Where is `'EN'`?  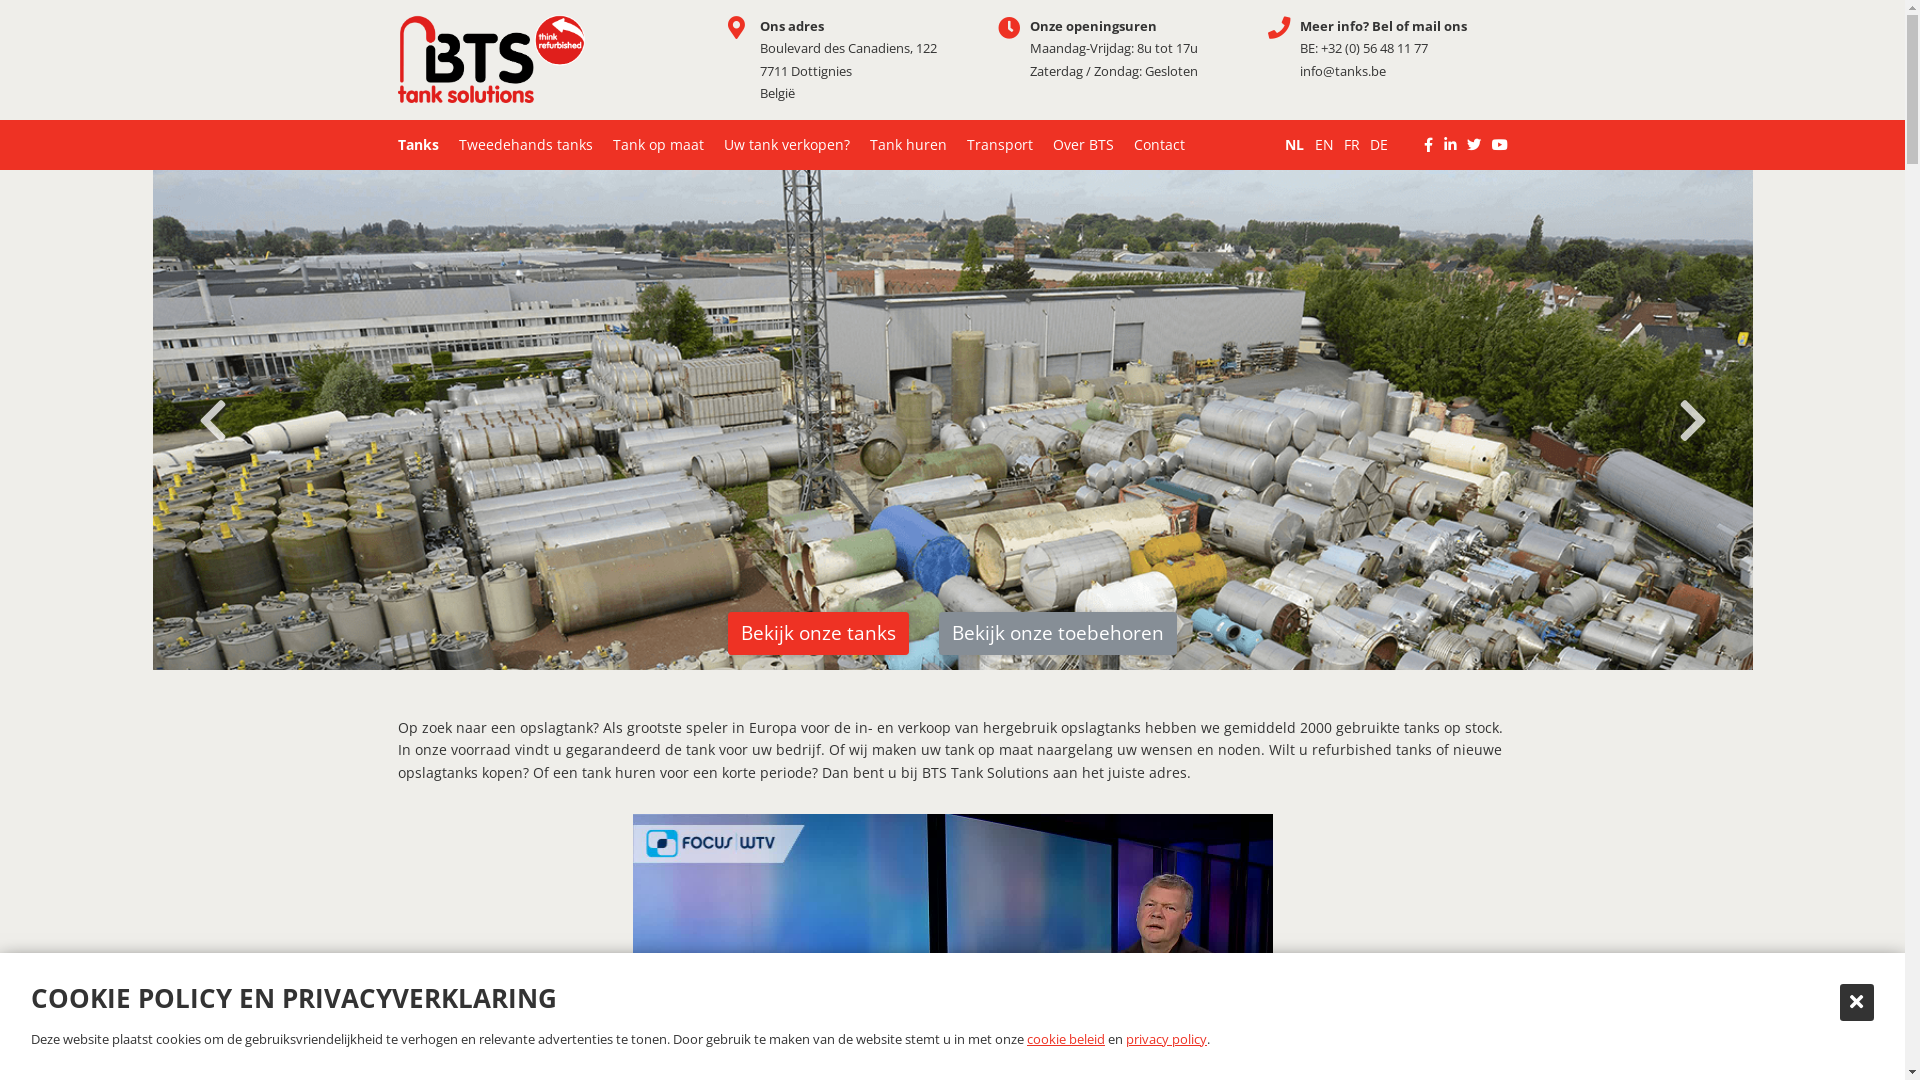 'EN' is located at coordinates (1324, 144).